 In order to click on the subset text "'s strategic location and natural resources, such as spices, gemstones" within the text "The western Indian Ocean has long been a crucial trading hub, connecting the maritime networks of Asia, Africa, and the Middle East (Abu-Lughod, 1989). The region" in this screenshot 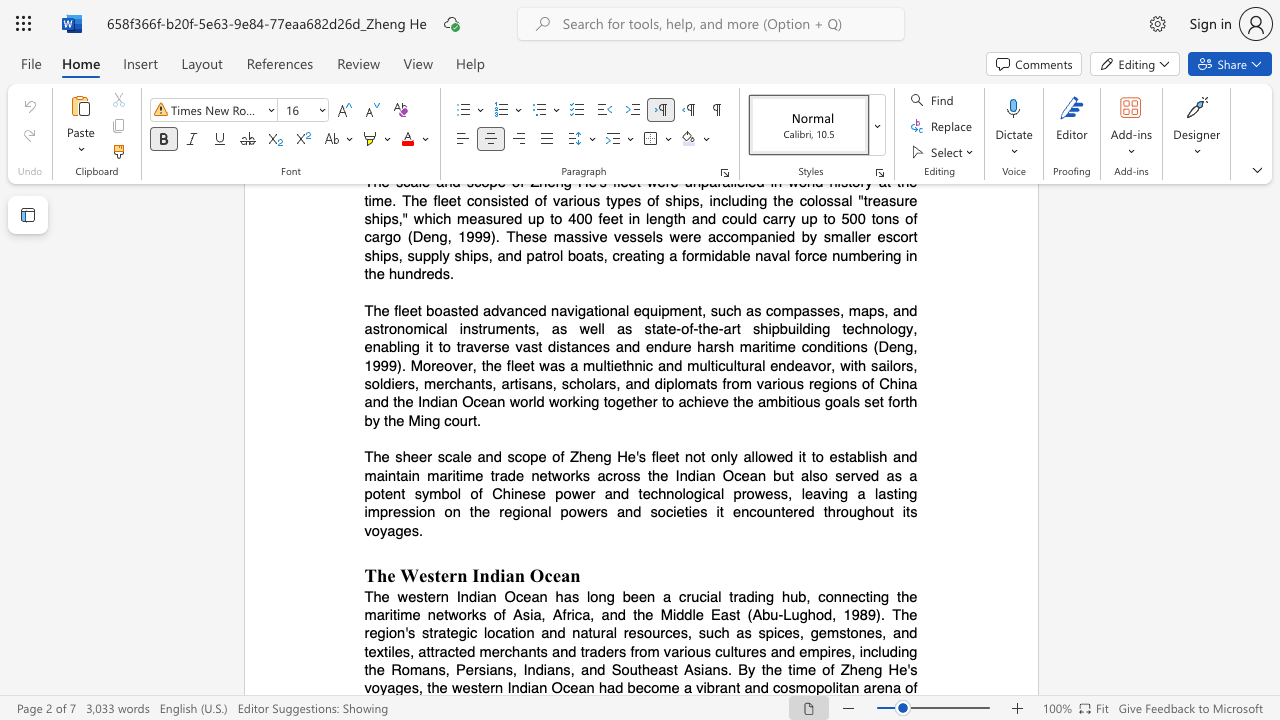, I will do `click(404, 633)`.